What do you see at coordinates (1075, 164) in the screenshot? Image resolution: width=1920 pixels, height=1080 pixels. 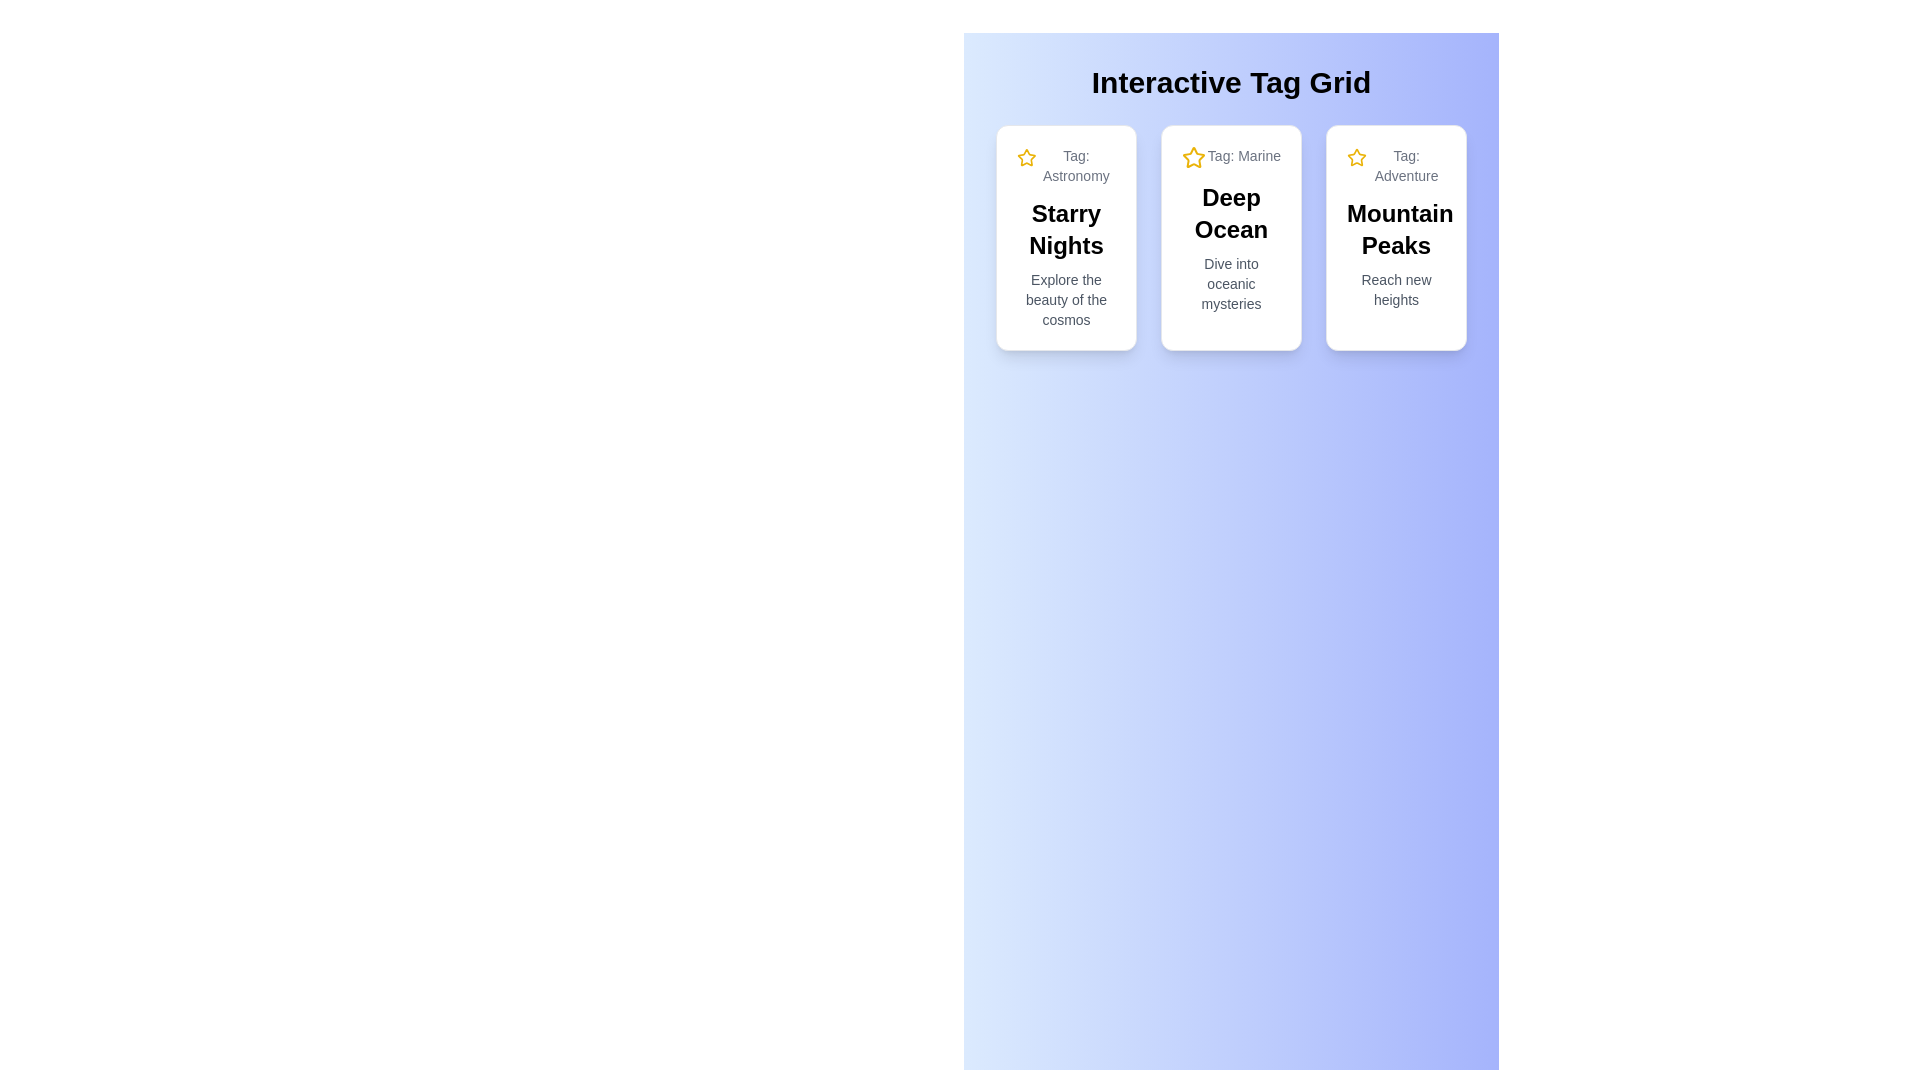 I see `text label that specifies the category 'Astronomy', which is located above the 'Starry Nights' heading and next to a yellow star icon` at bounding box center [1075, 164].